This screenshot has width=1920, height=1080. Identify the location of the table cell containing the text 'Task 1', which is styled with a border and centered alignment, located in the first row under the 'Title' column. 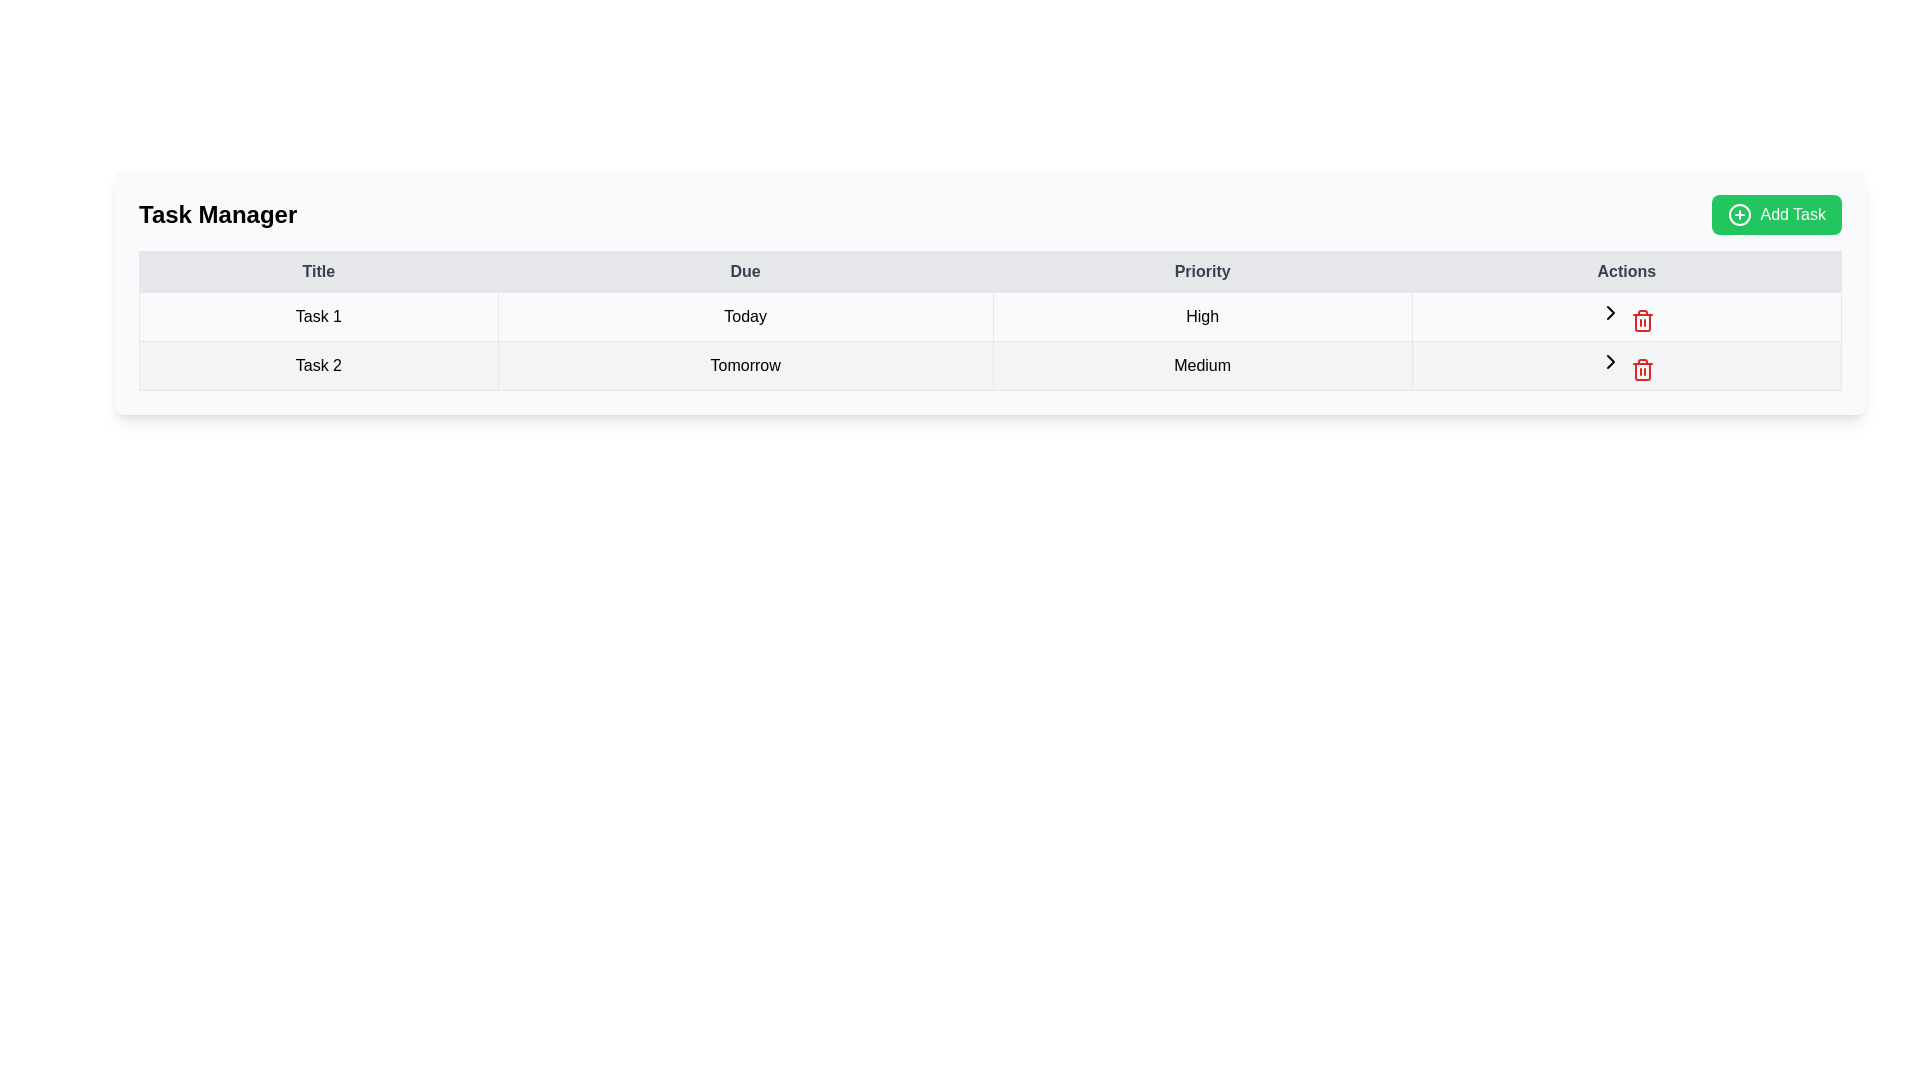
(317, 315).